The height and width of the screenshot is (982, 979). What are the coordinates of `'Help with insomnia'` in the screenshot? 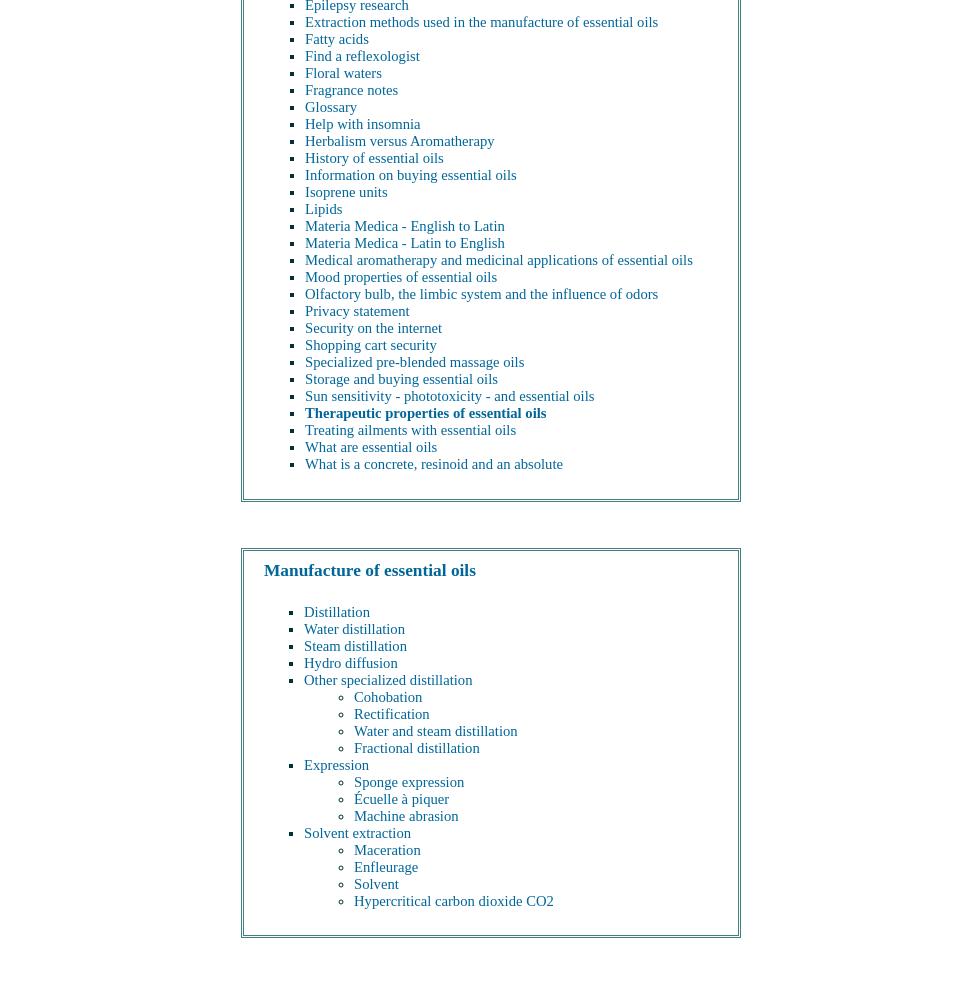 It's located at (304, 123).